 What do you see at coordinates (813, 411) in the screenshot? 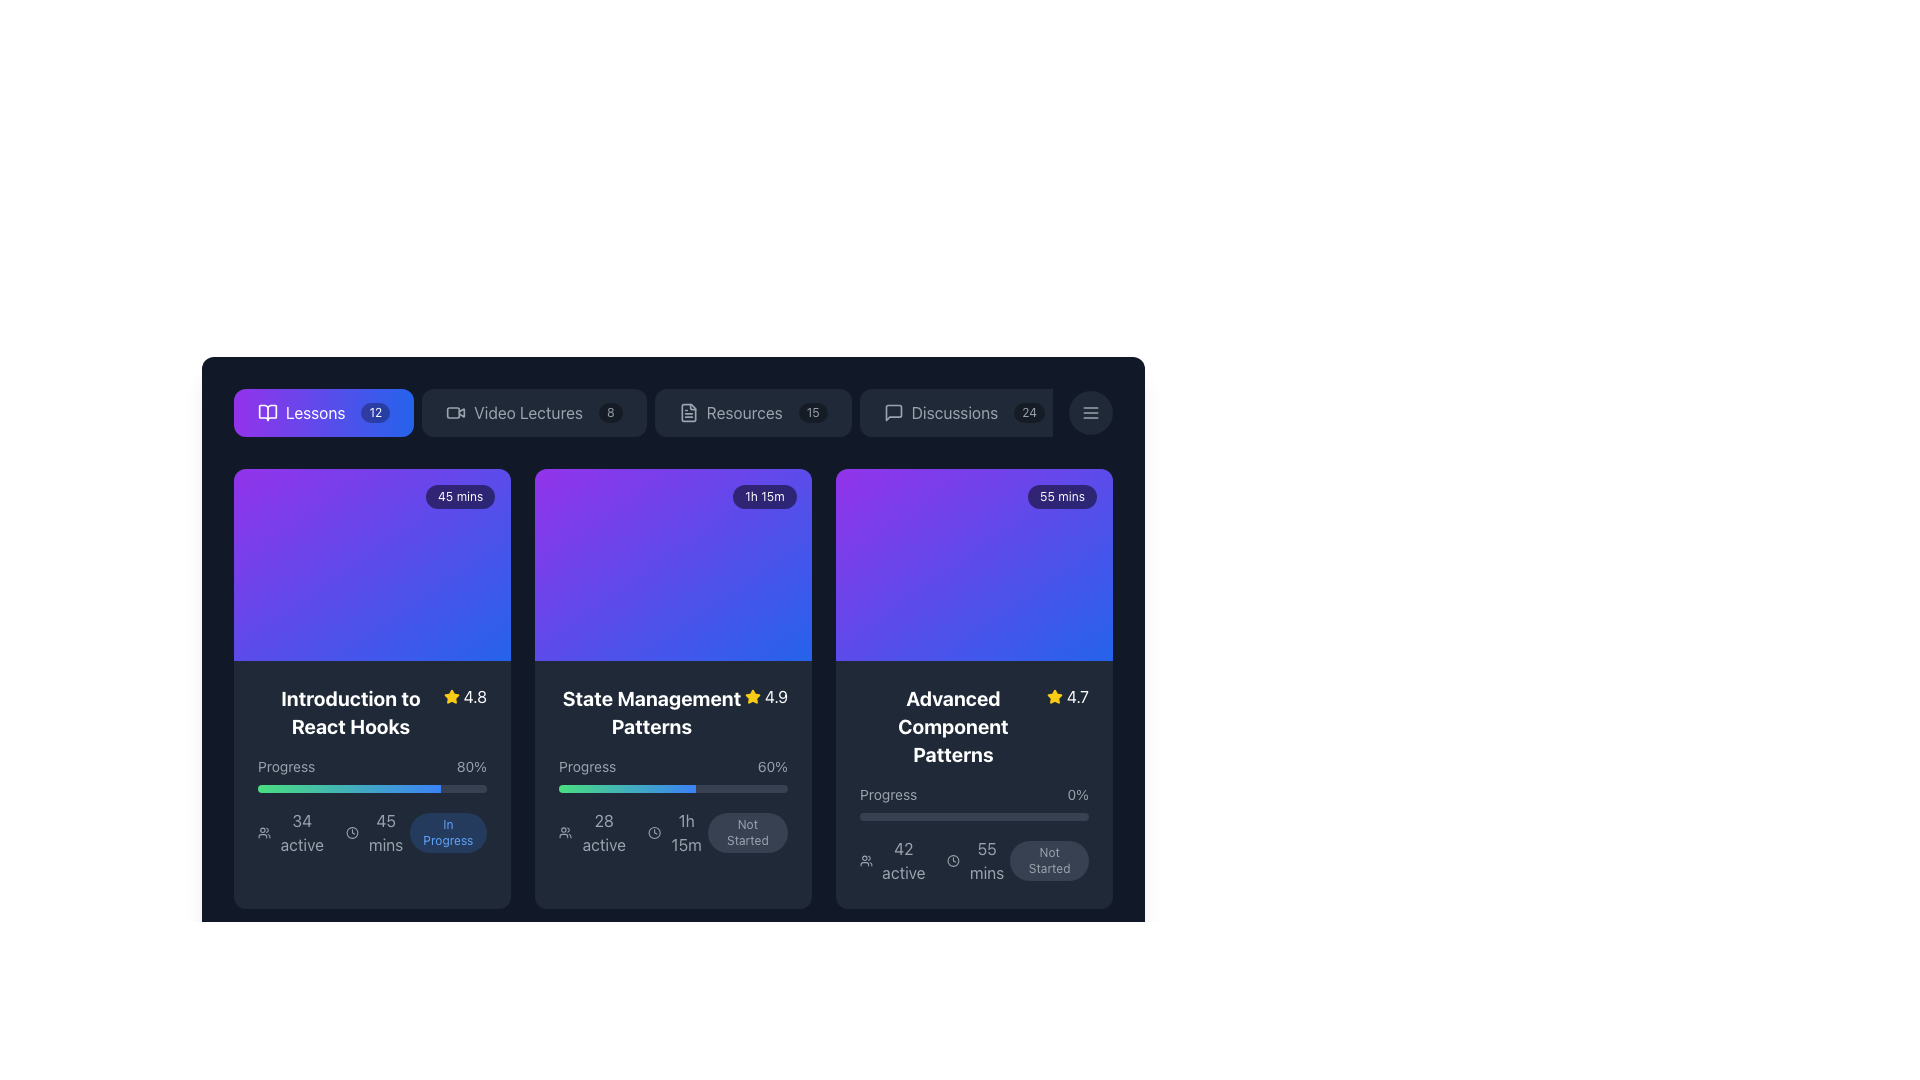
I see `displayed number '15' on the small badge-like component with a rounded rectangular shape, located within the 'Resources' navigation menu` at bounding box center [813, 411].